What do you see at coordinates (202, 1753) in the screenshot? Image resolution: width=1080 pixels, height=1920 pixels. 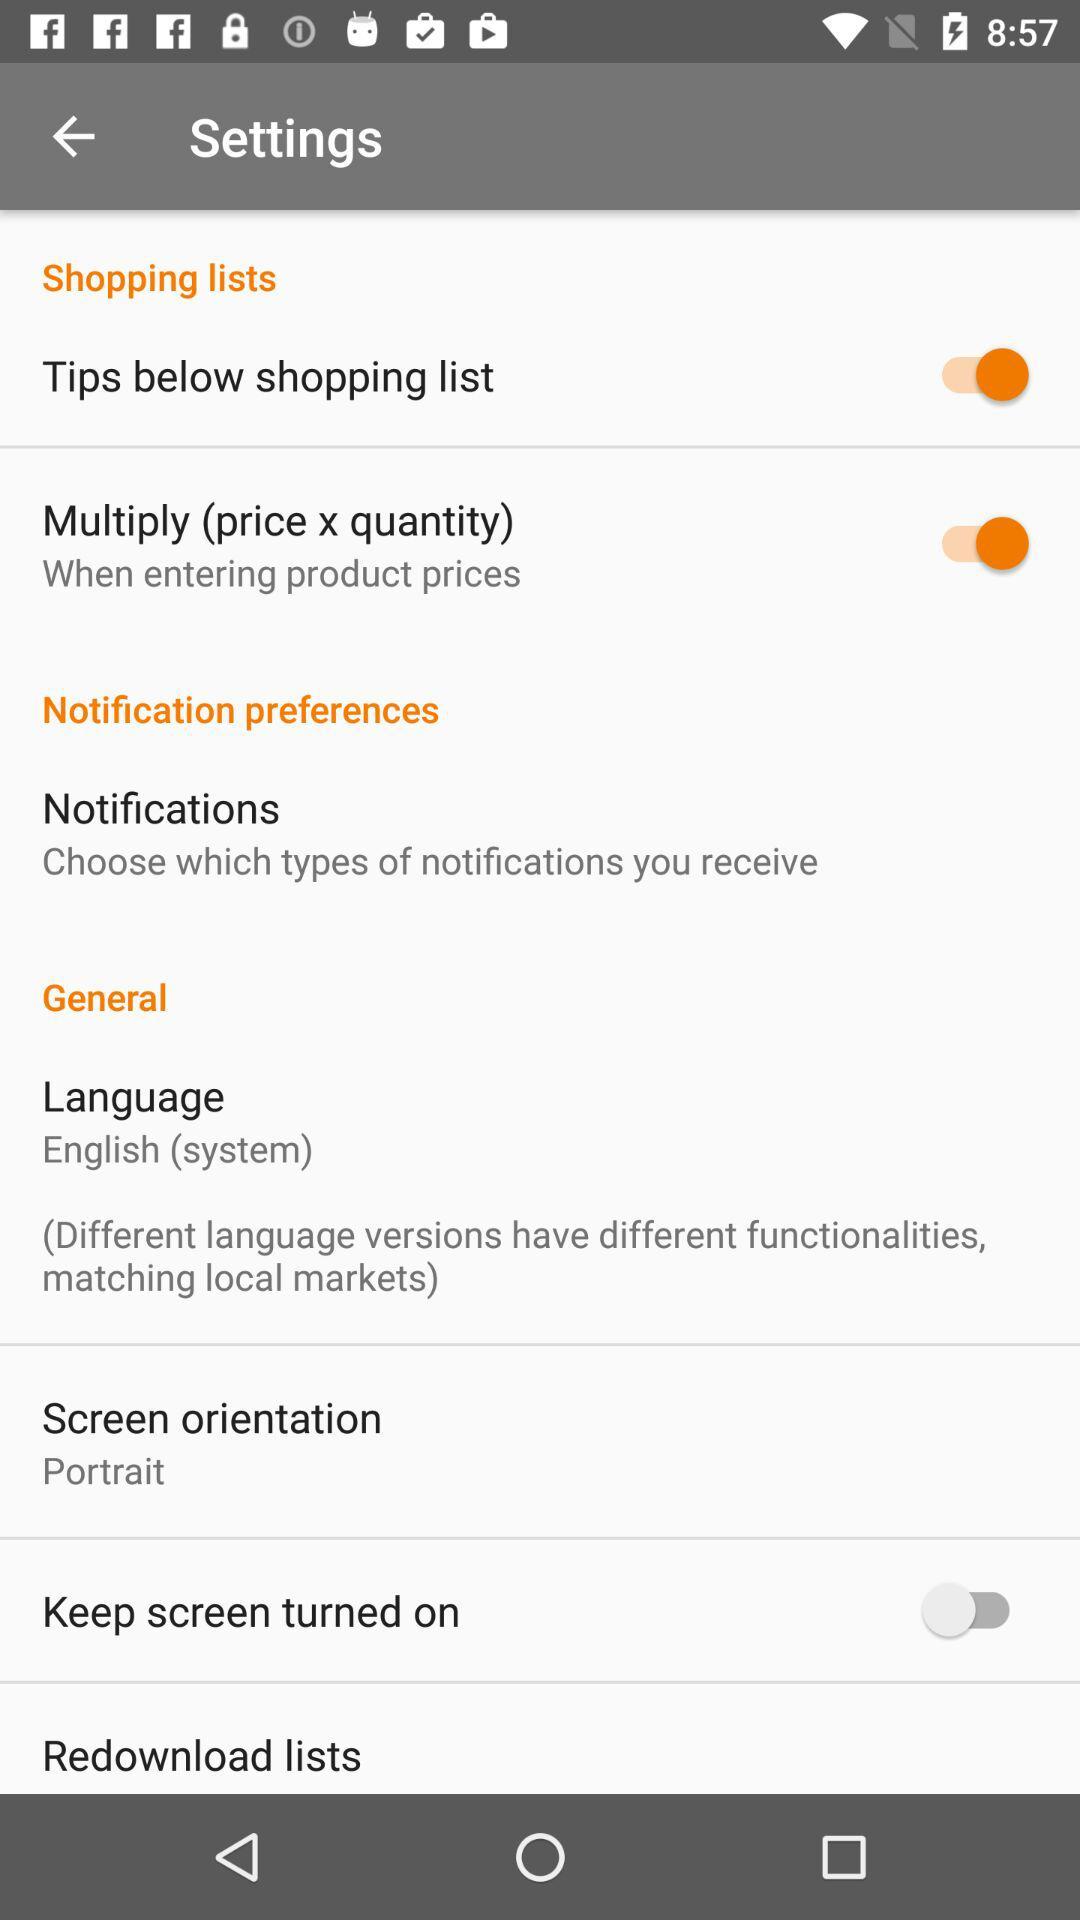 I see `redownload lists icon` at bounding box center [202, 1753].